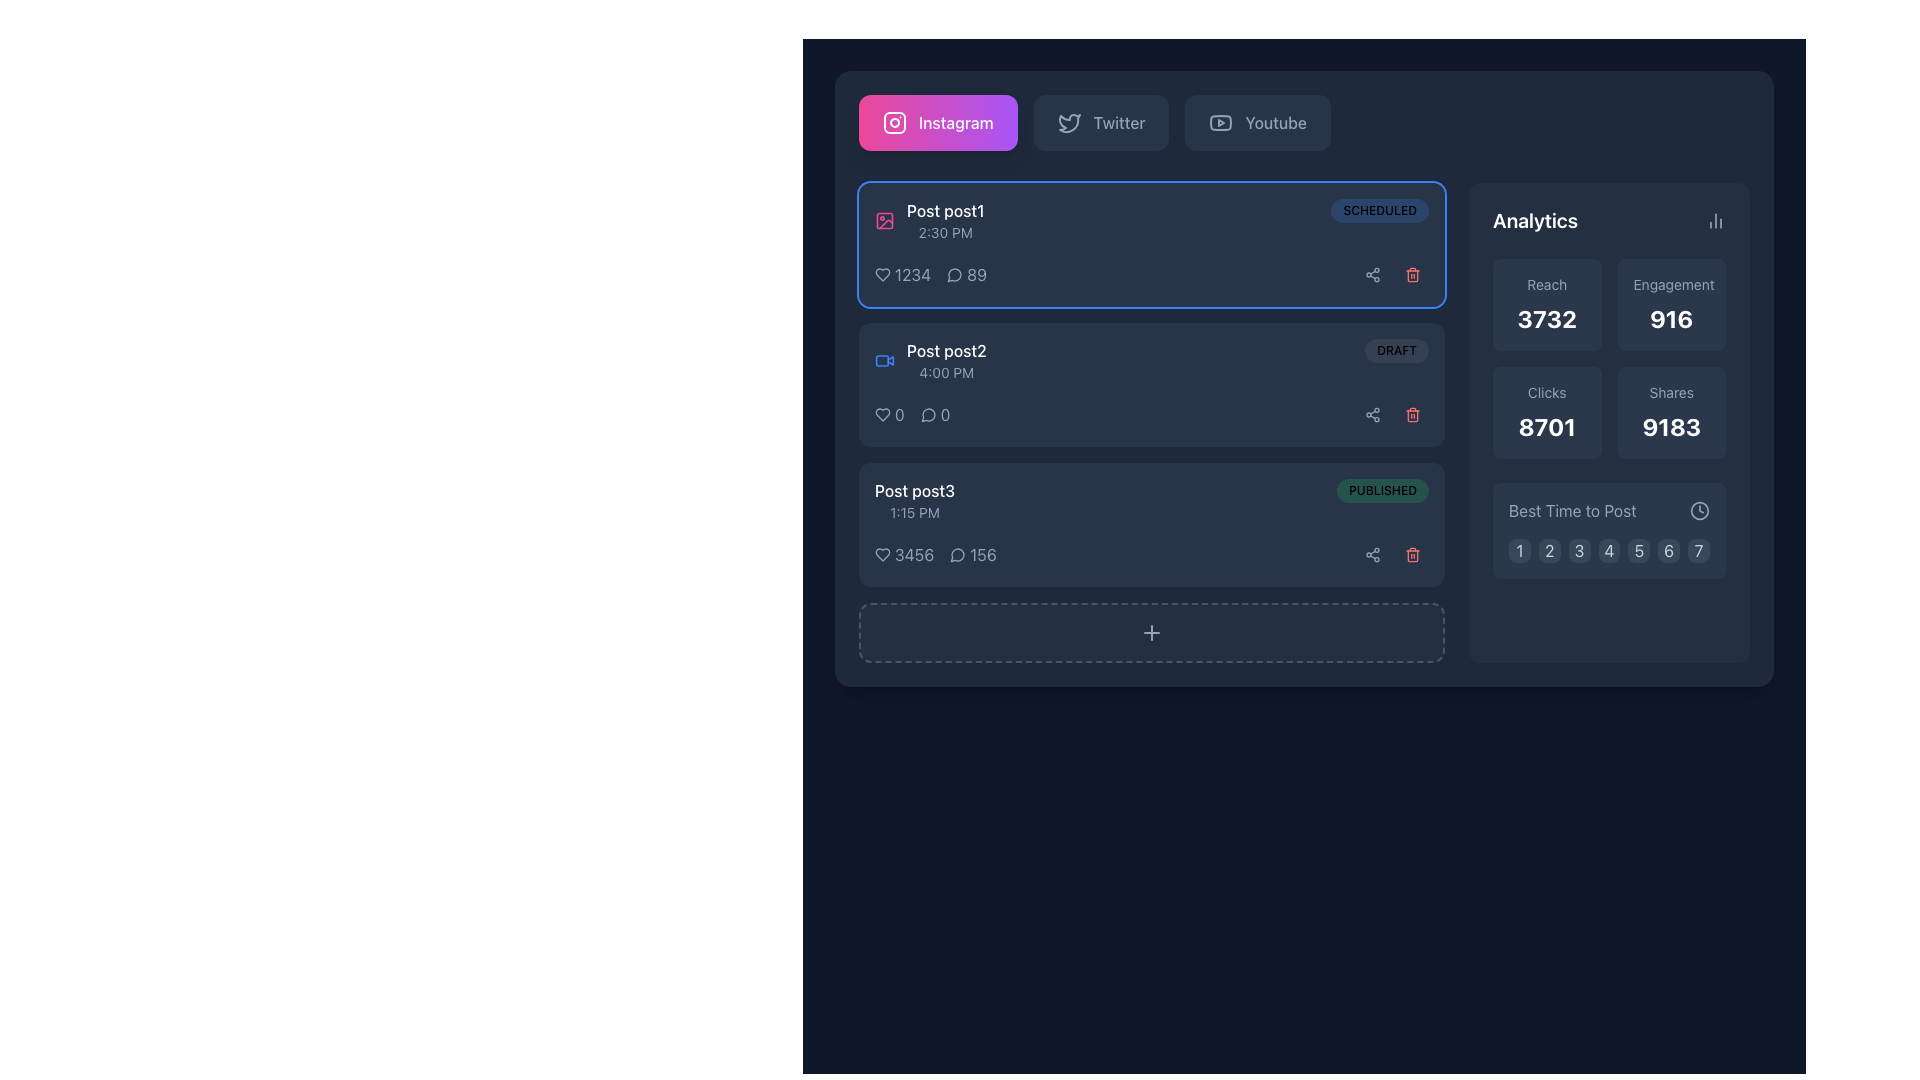  What do you see at coordinates (888, 414) in the screenshot?
I see `the numeric display of '0' with a heart-shaped icon, which is the first counter below the 'Post post2' section in the dark-themed interface` at bounding box center [888, 414].